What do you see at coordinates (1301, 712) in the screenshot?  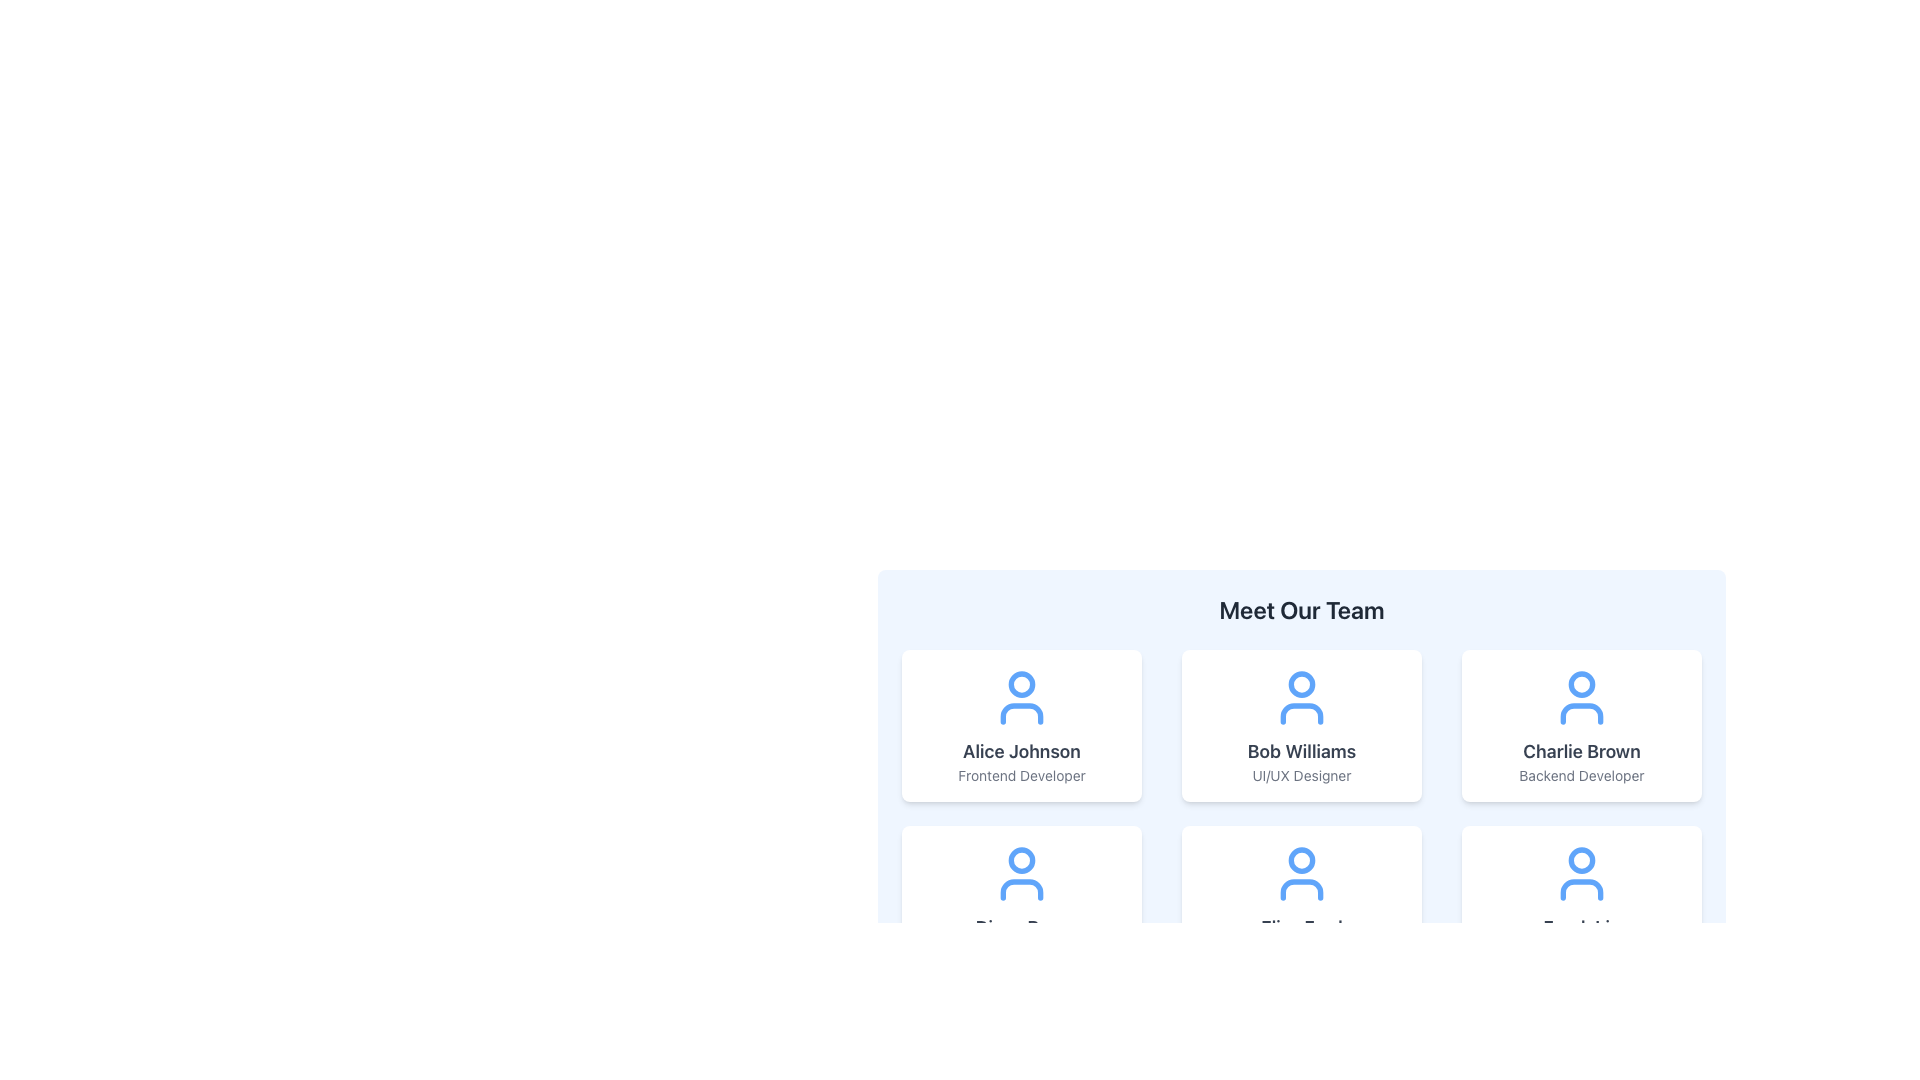 I see `the vector graphic element representing the shoulders or torso of the user icon for team member 'Bob Williams' in the 'Meet Our Team' section` at bounding box center [1301, 712].